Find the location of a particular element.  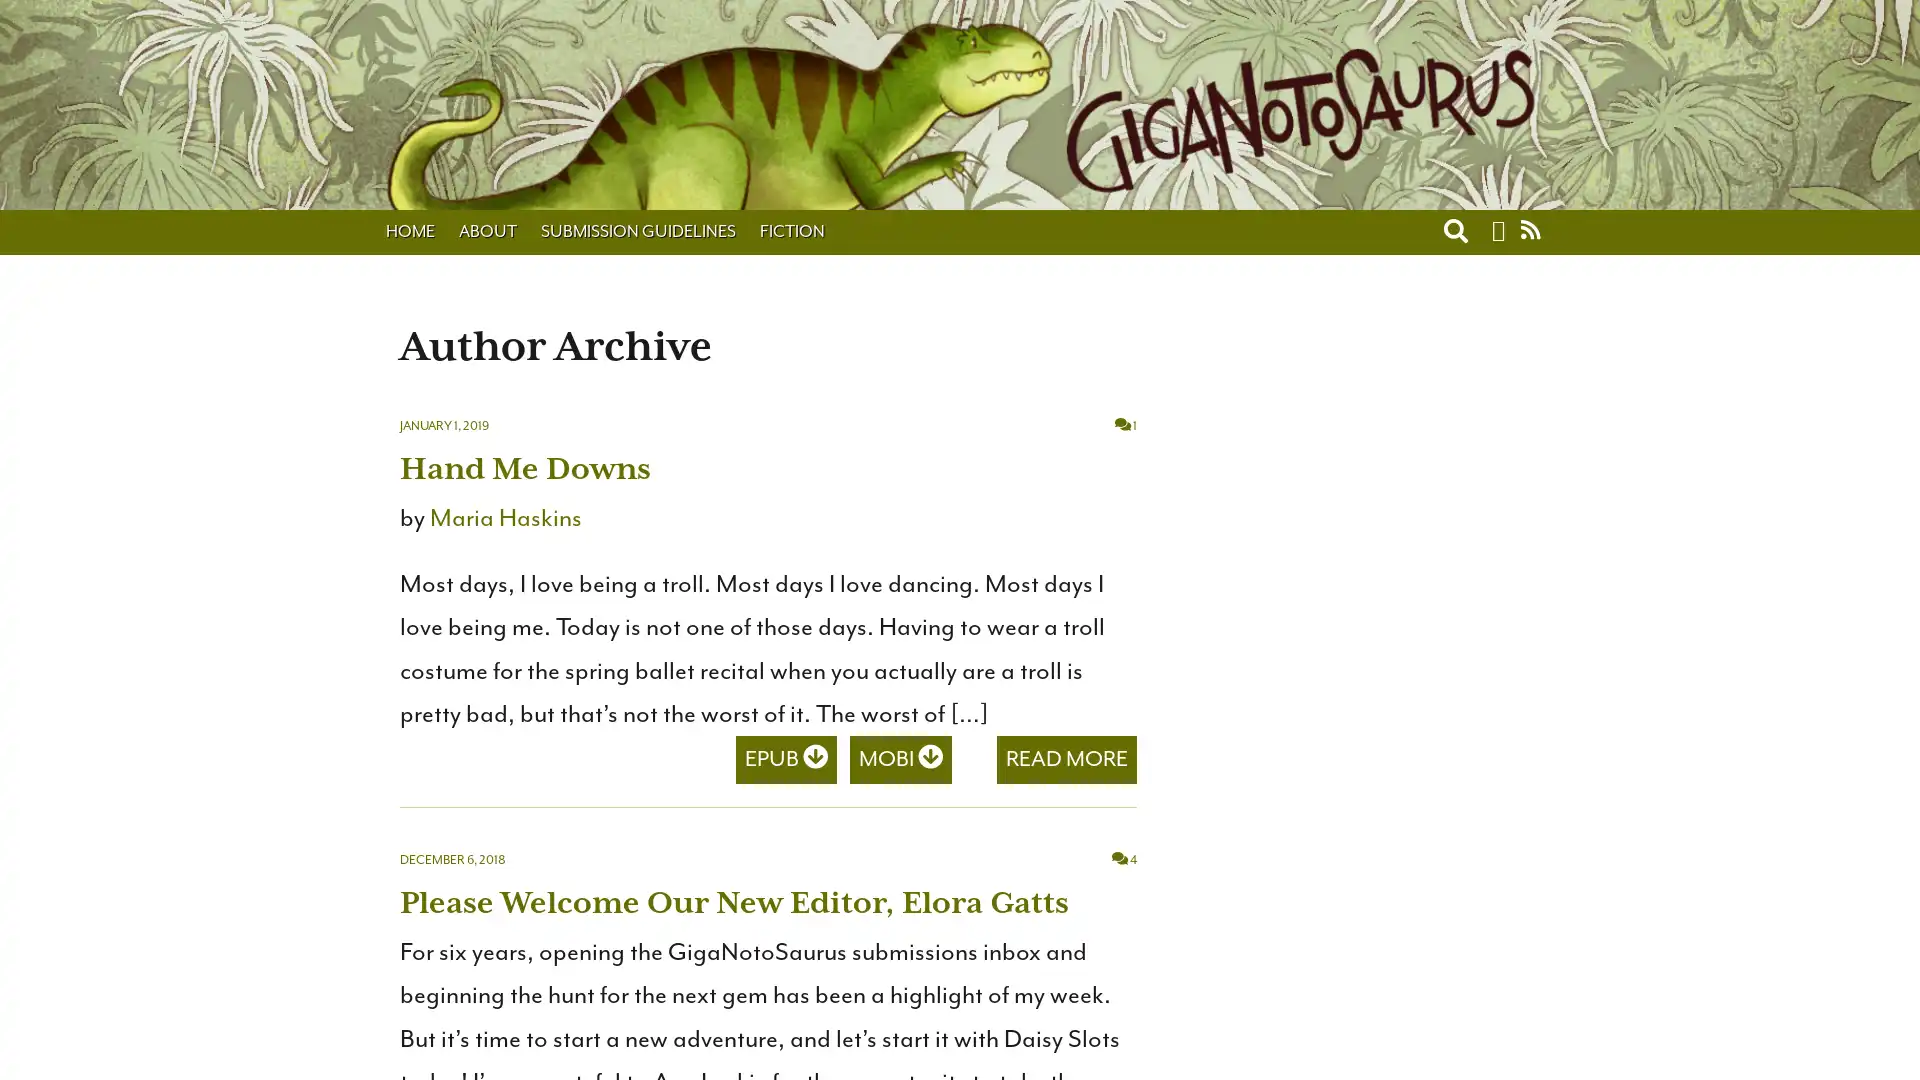

Toggle search is located at coordinates (1445, 230).